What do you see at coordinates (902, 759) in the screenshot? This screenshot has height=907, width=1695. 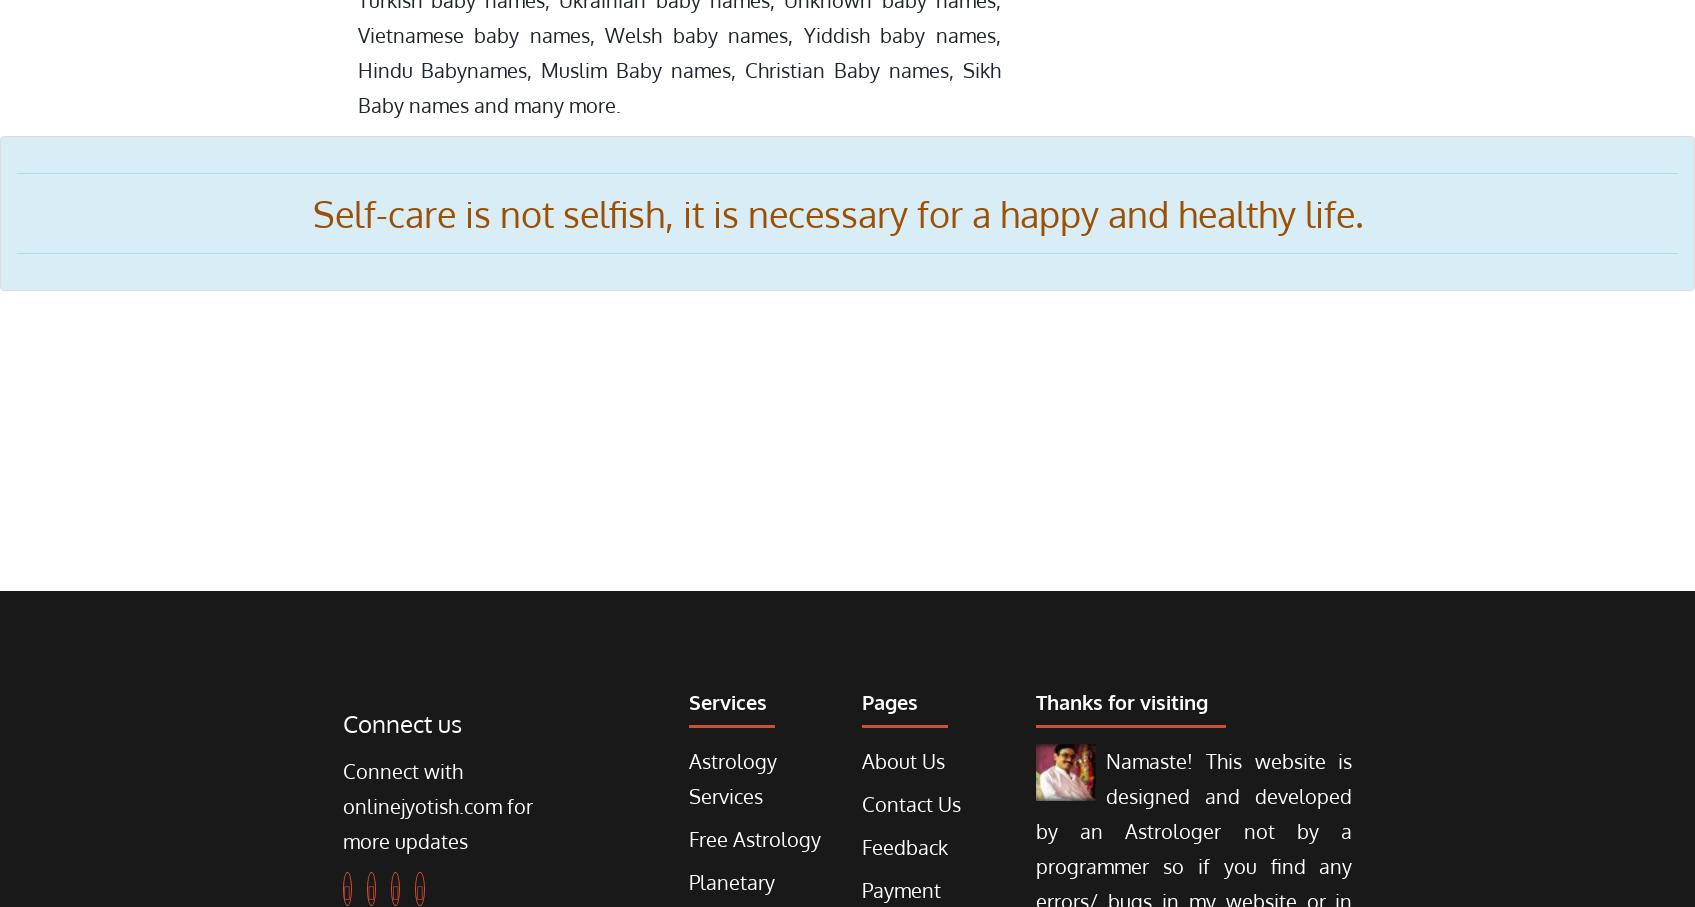 I see `'About Us'` at bounding box center [902, 759].